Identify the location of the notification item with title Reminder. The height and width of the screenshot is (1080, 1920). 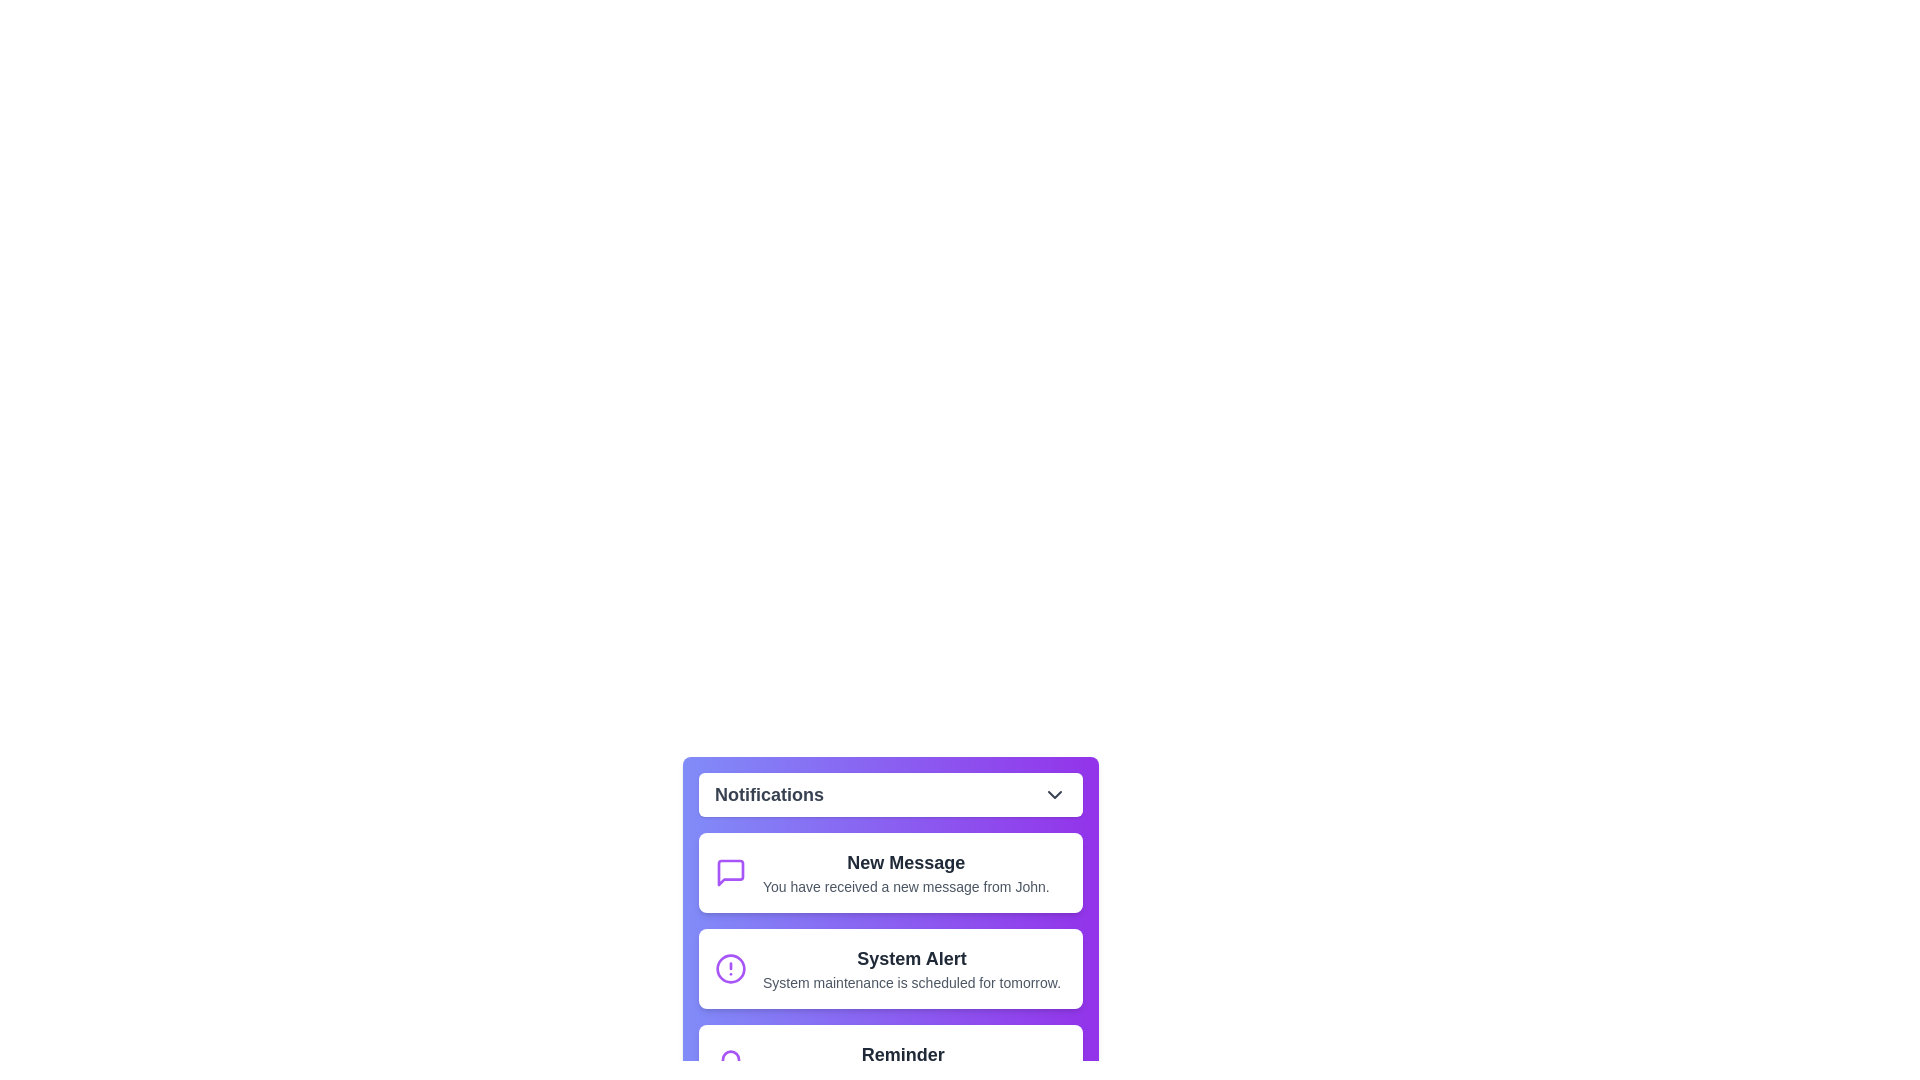
(890, 1063).